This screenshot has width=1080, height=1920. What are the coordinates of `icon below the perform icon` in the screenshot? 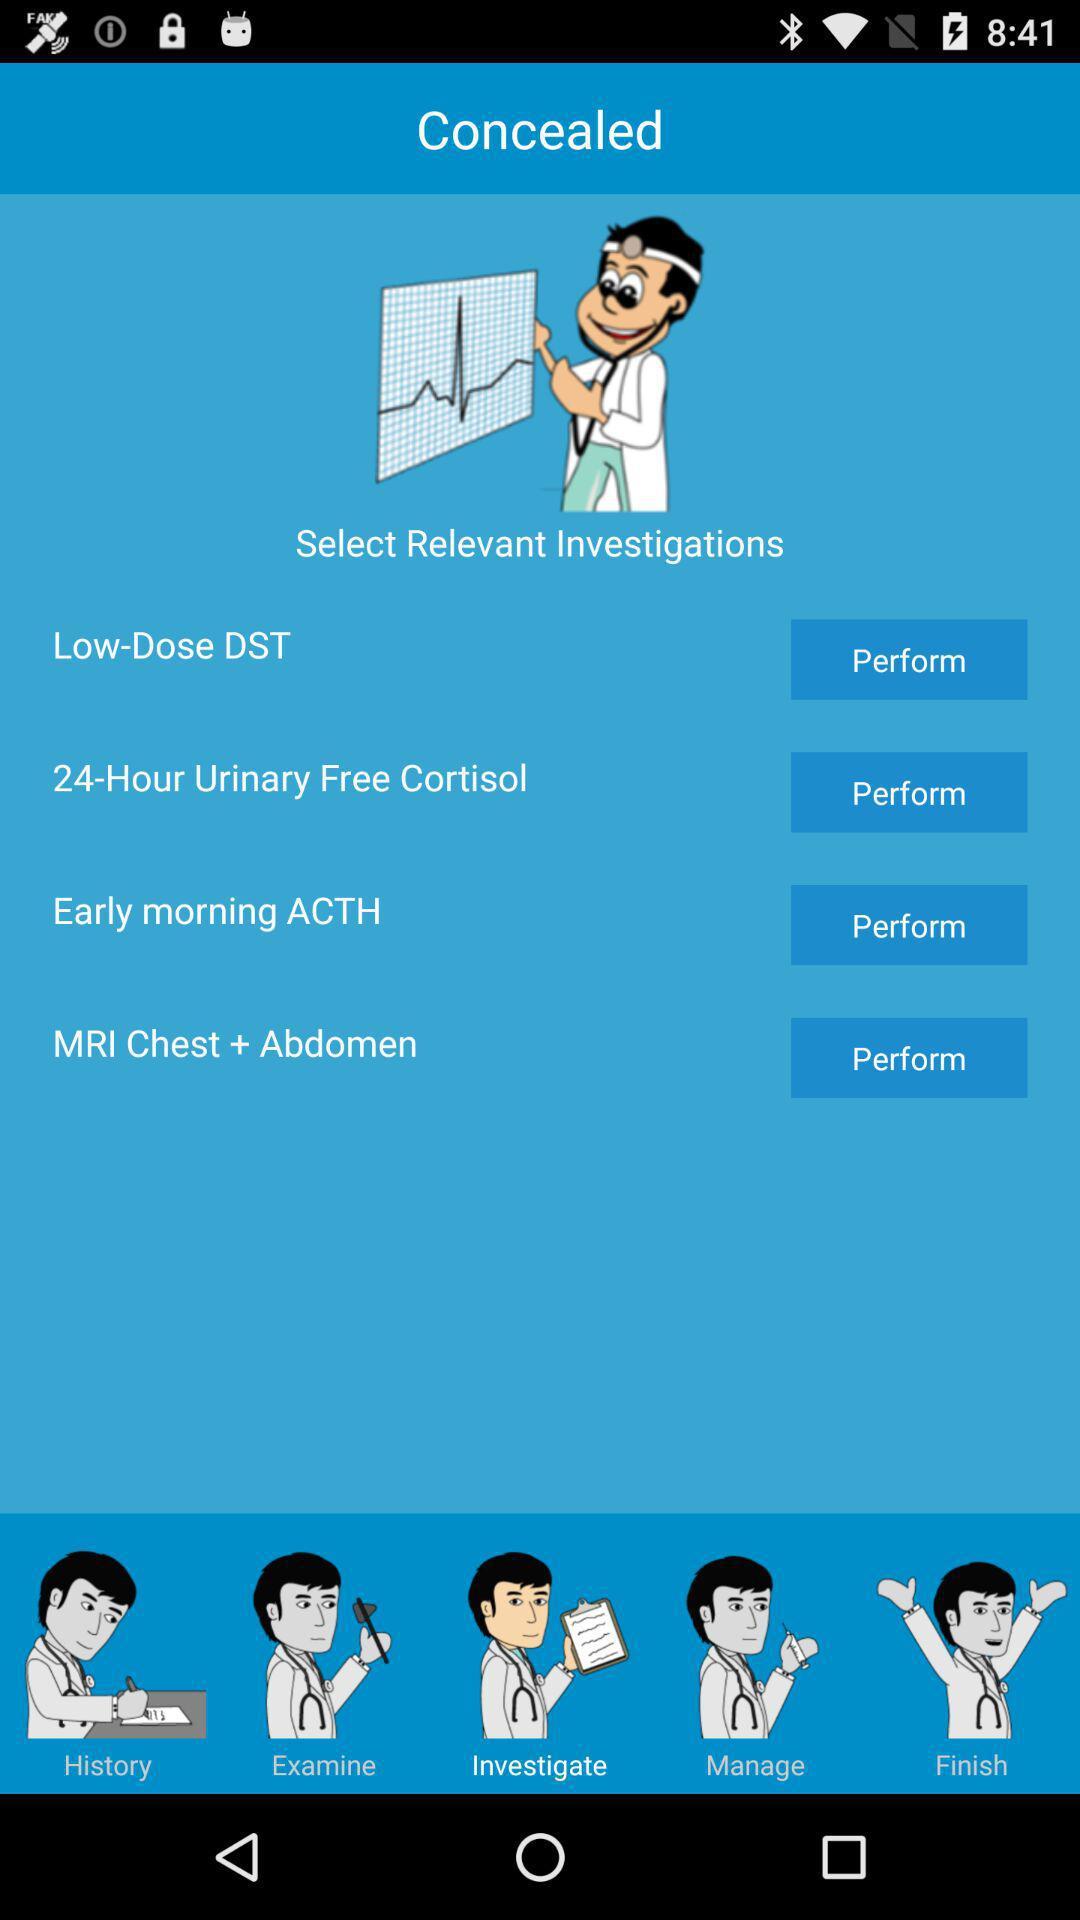 It's located at (971, 1653).